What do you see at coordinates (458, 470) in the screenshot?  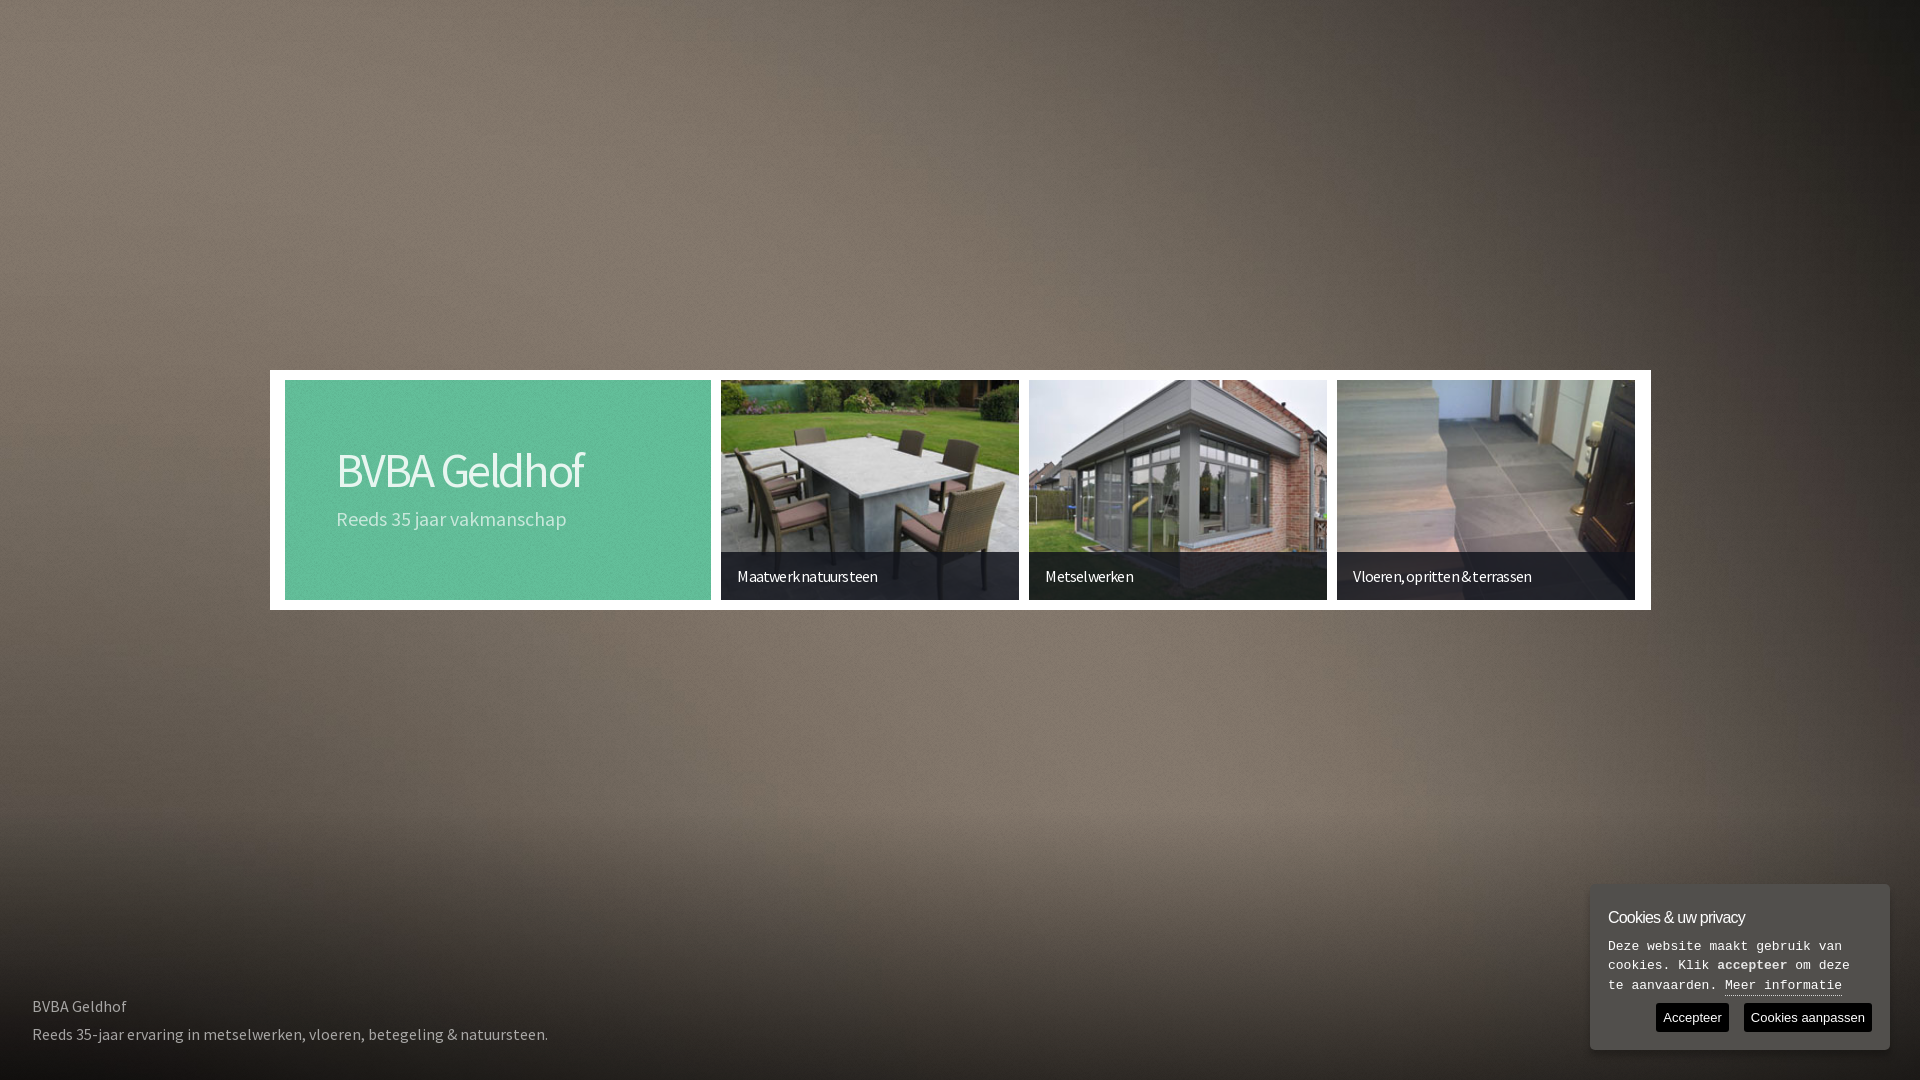 I see `'BVBA Geldhof'` at bounding box center [458, 470].